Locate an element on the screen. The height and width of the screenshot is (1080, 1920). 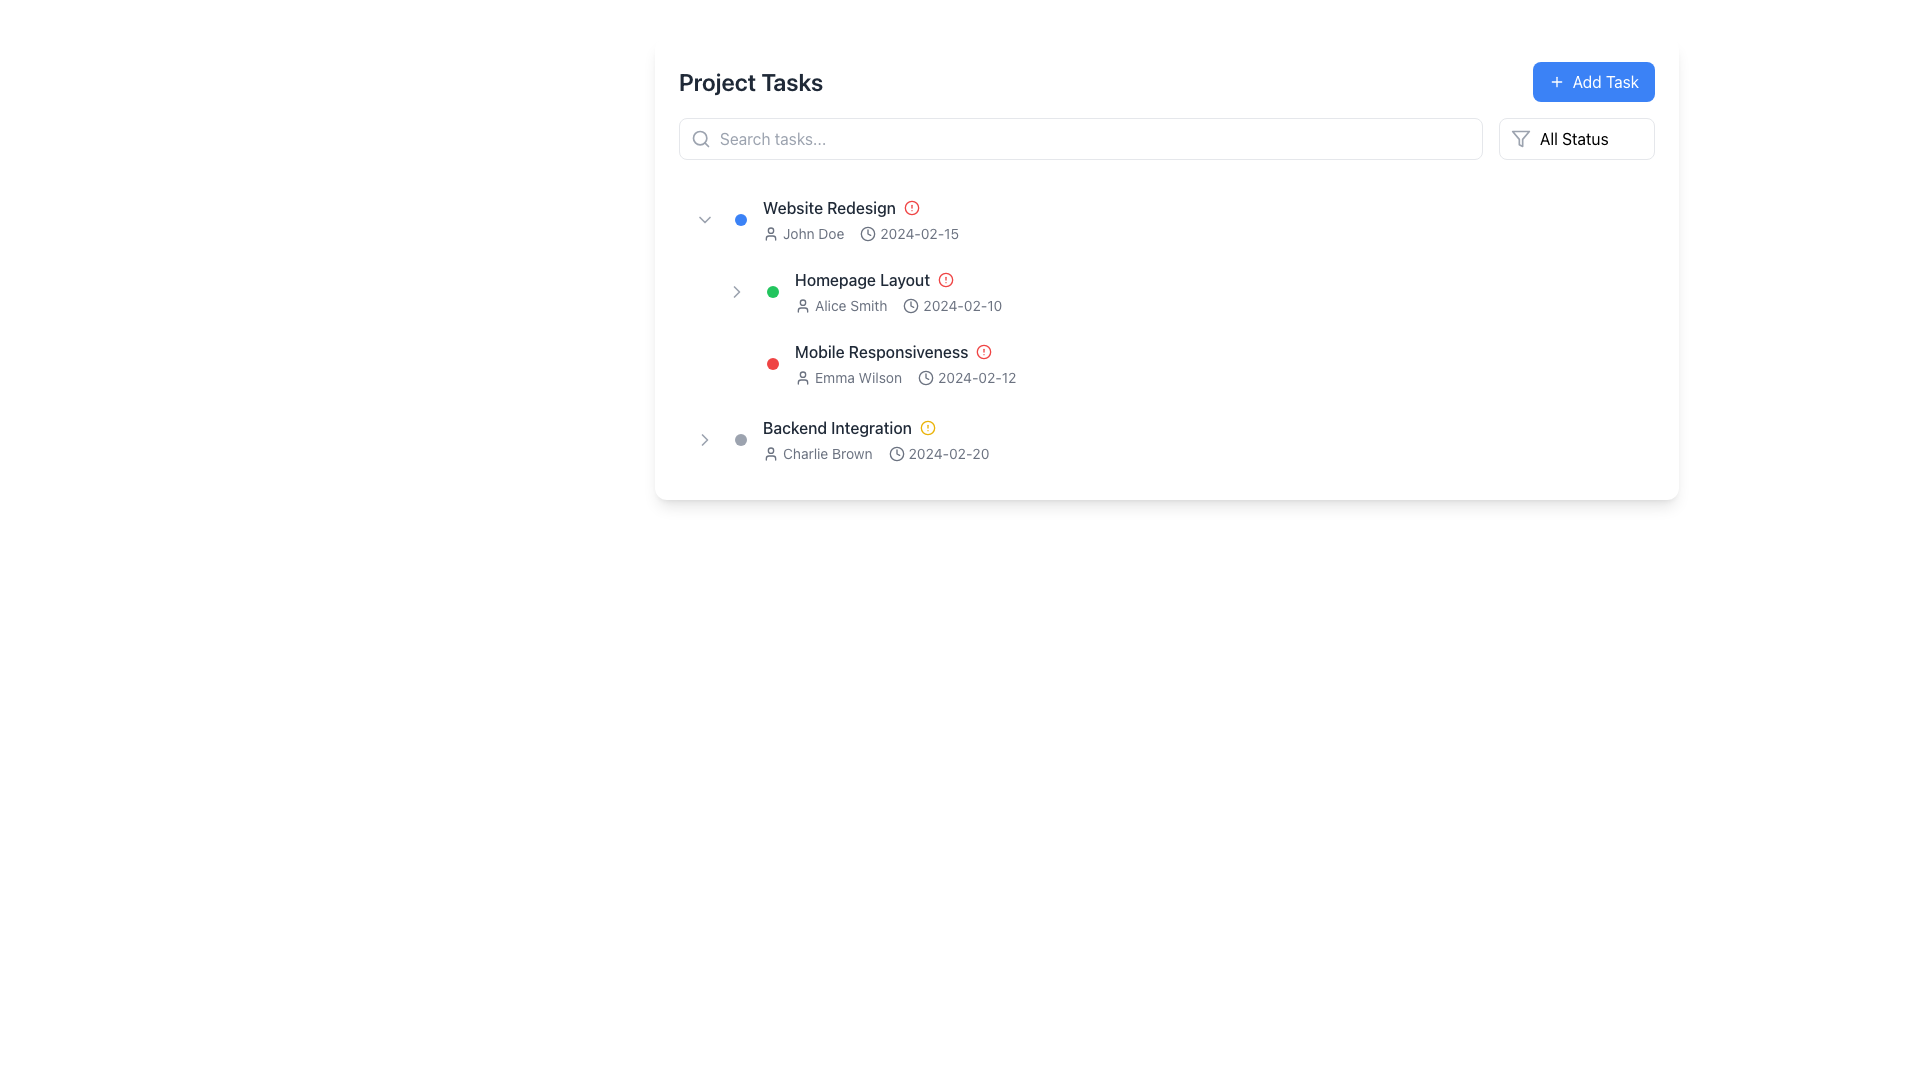
the second task list item, which is positioned between 'Website Redesign' and 'Mobile Responsiveness' is located at coordinates (1166, 292).